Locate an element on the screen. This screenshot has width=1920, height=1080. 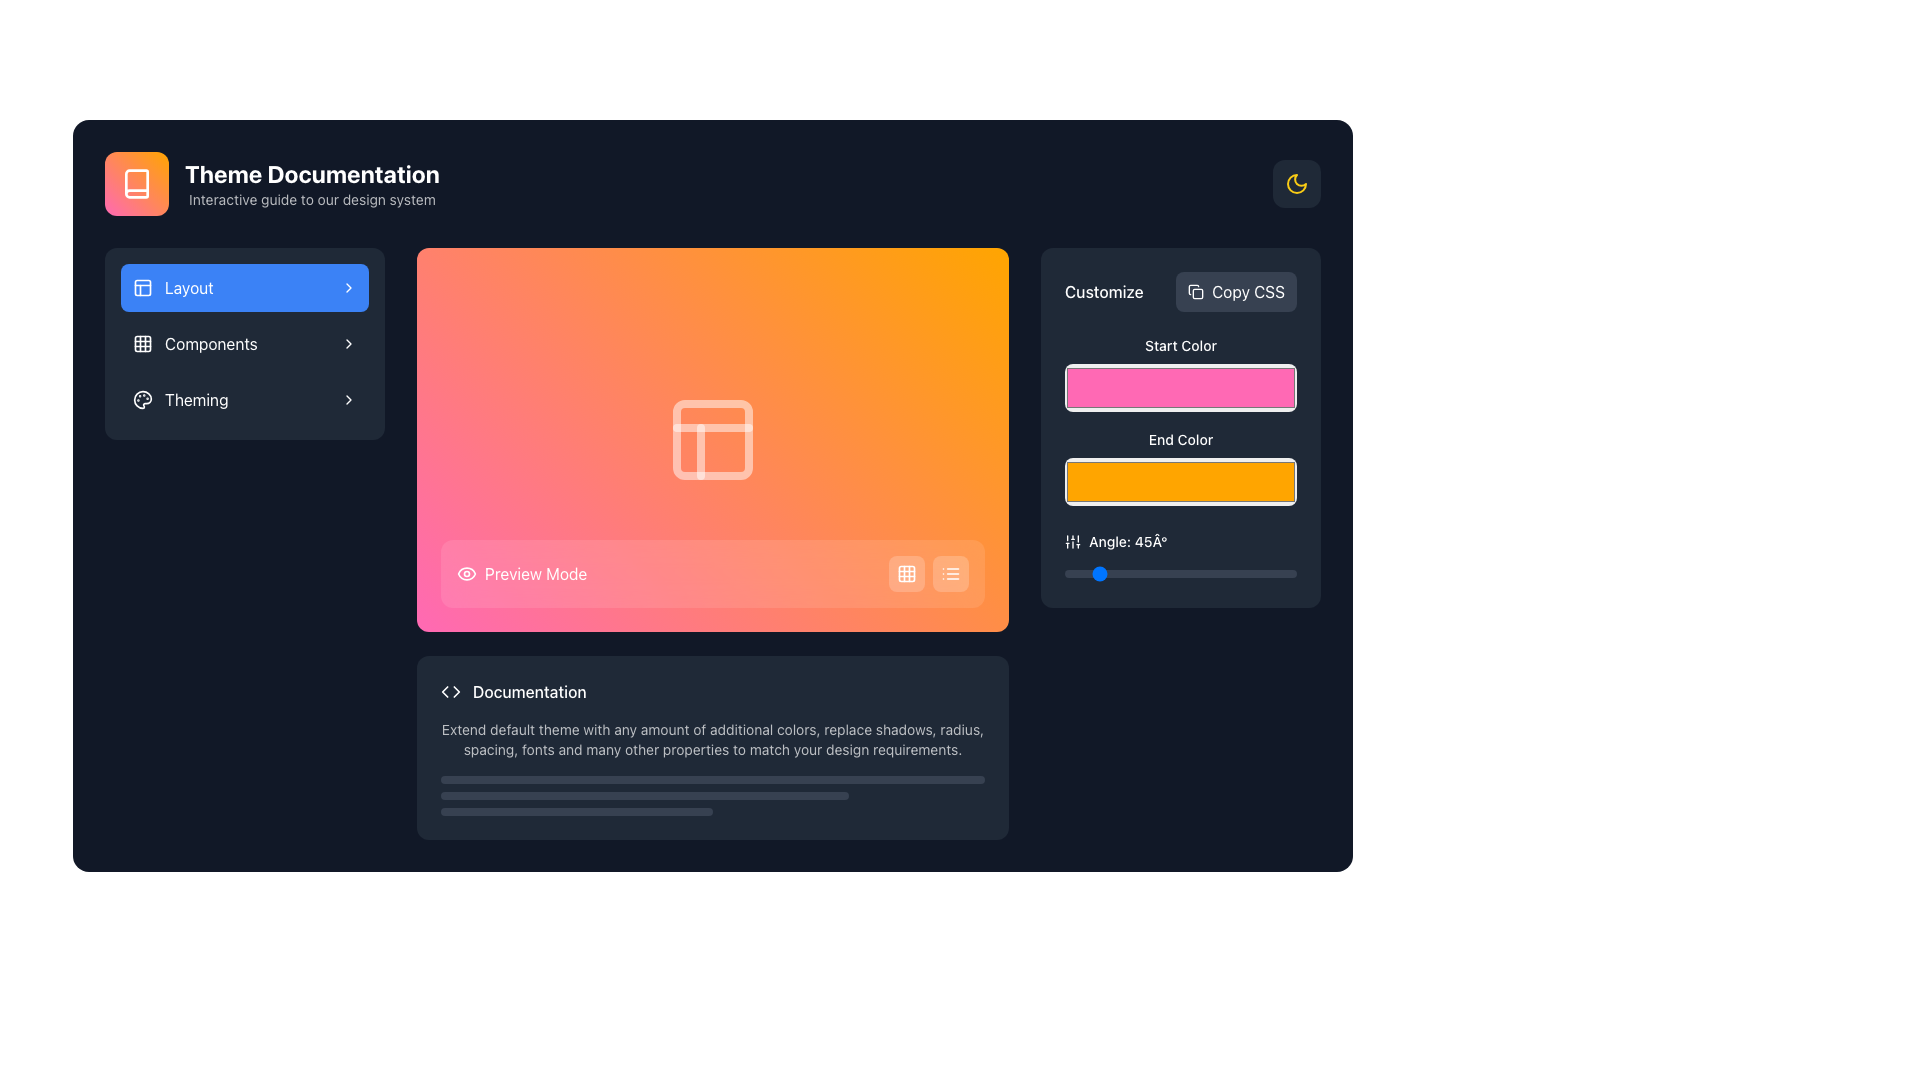
the slider located on the right-hand side of the interface, below the 'Angle: 45°' label is located at coordinates (1180, 574).